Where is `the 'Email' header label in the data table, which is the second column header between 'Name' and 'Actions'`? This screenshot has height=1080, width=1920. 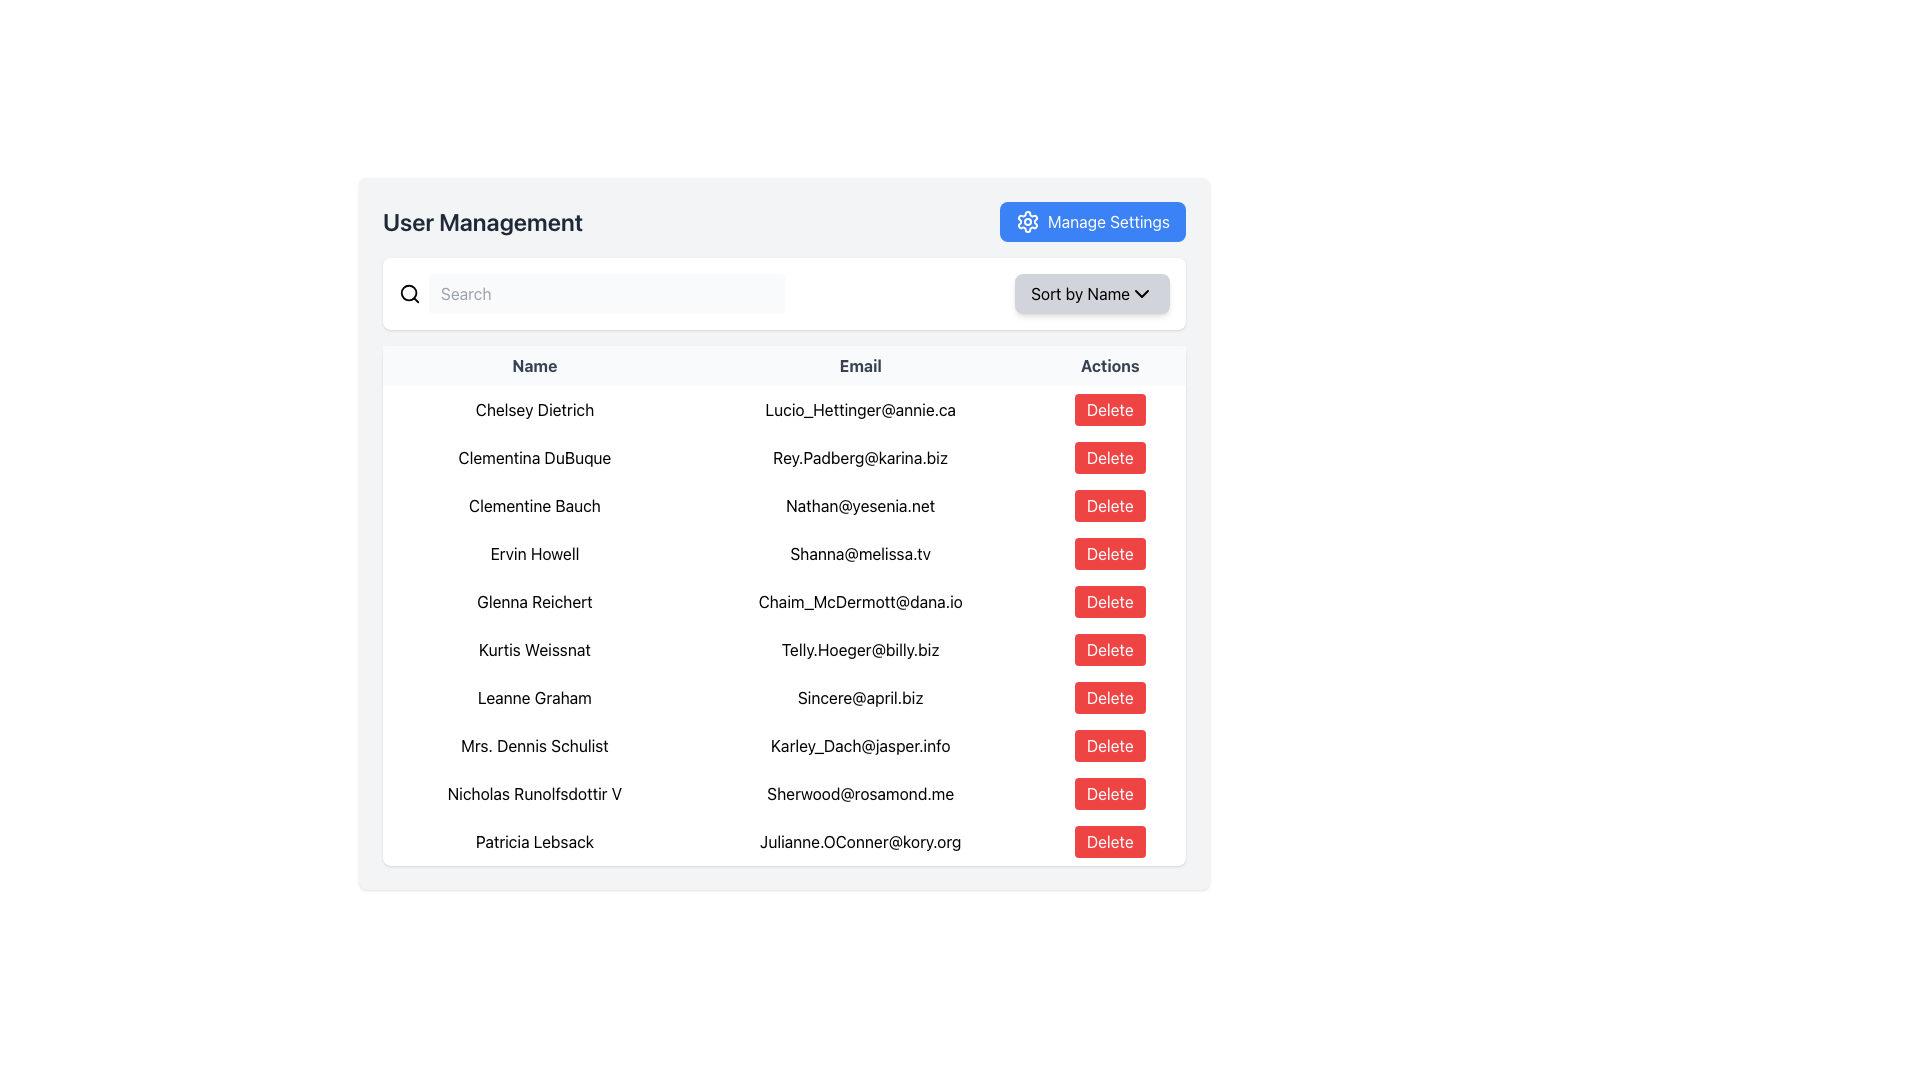
the 'Email' header label in the data table, which is the second column header between 'Name' and 'Actions' is located at coordinates (860, 366).